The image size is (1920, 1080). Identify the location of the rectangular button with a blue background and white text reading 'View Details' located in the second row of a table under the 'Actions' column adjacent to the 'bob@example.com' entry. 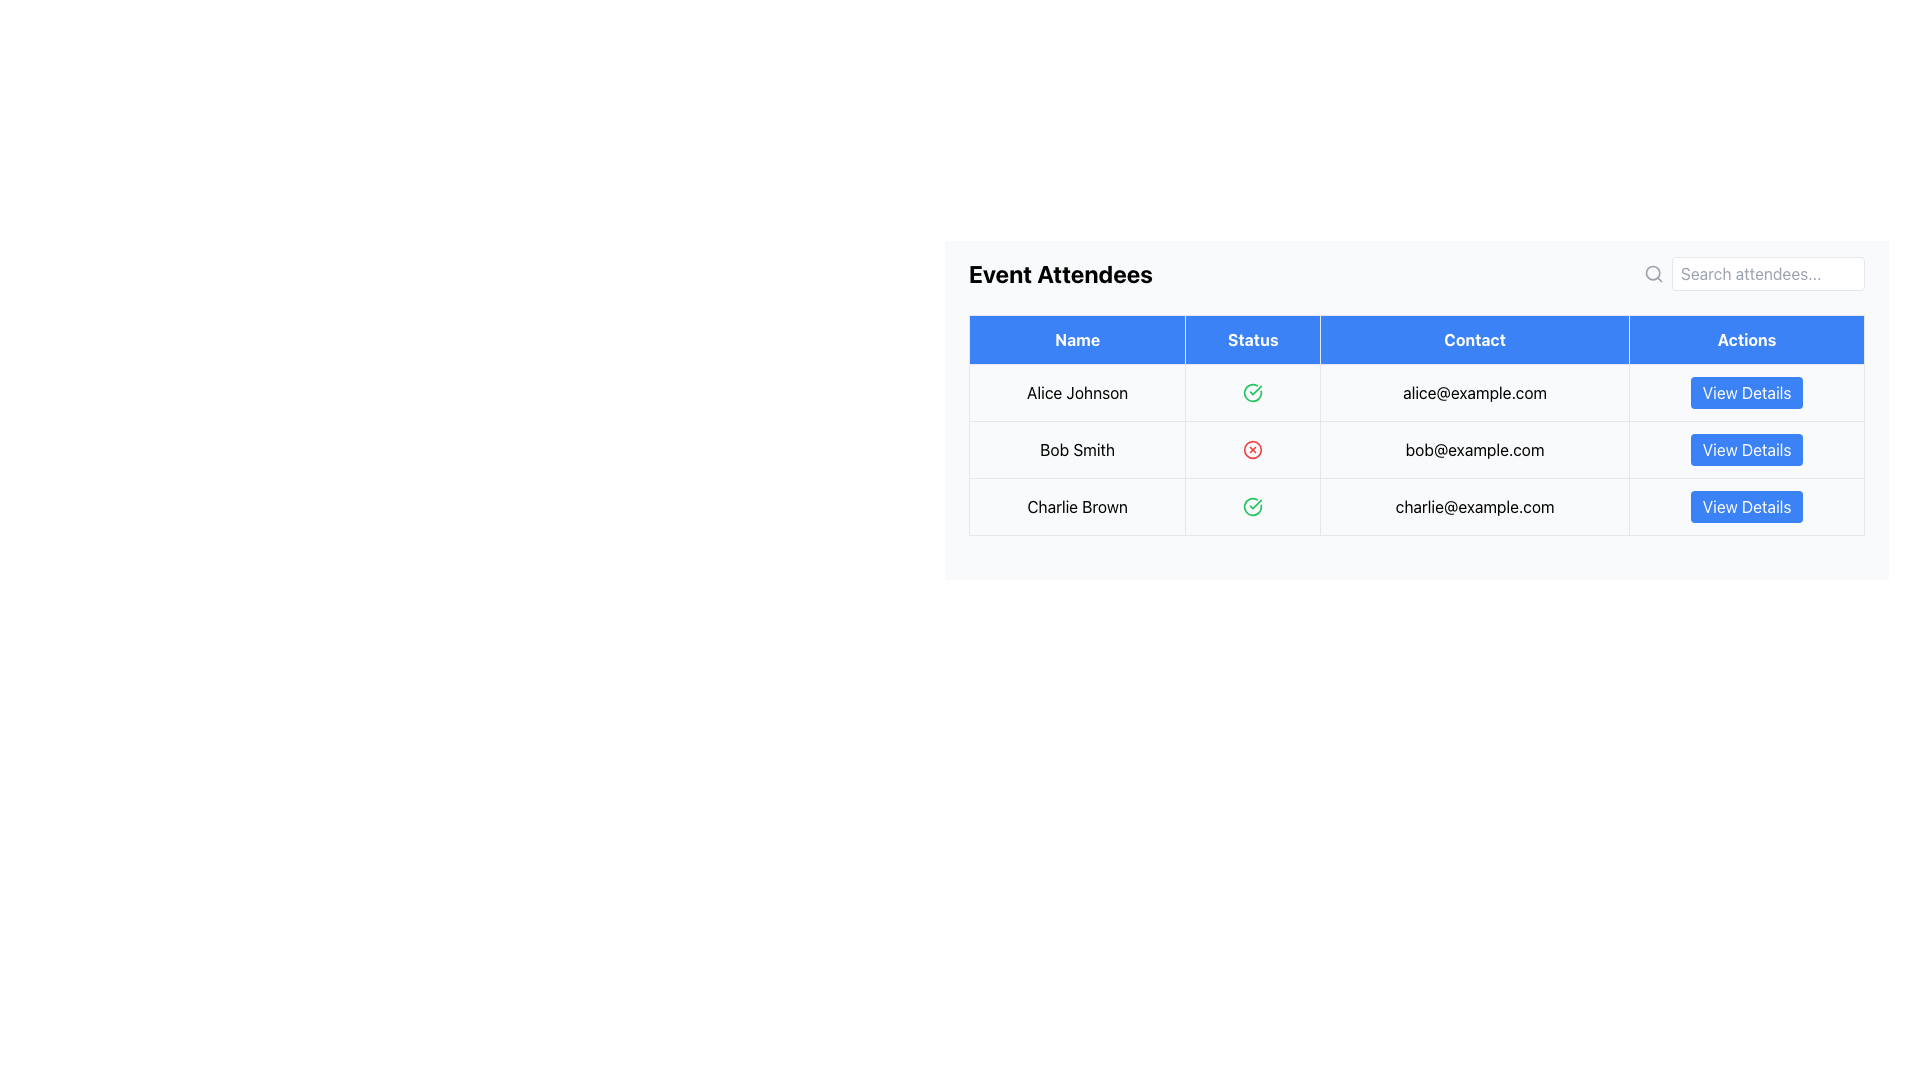
(1746, 450).